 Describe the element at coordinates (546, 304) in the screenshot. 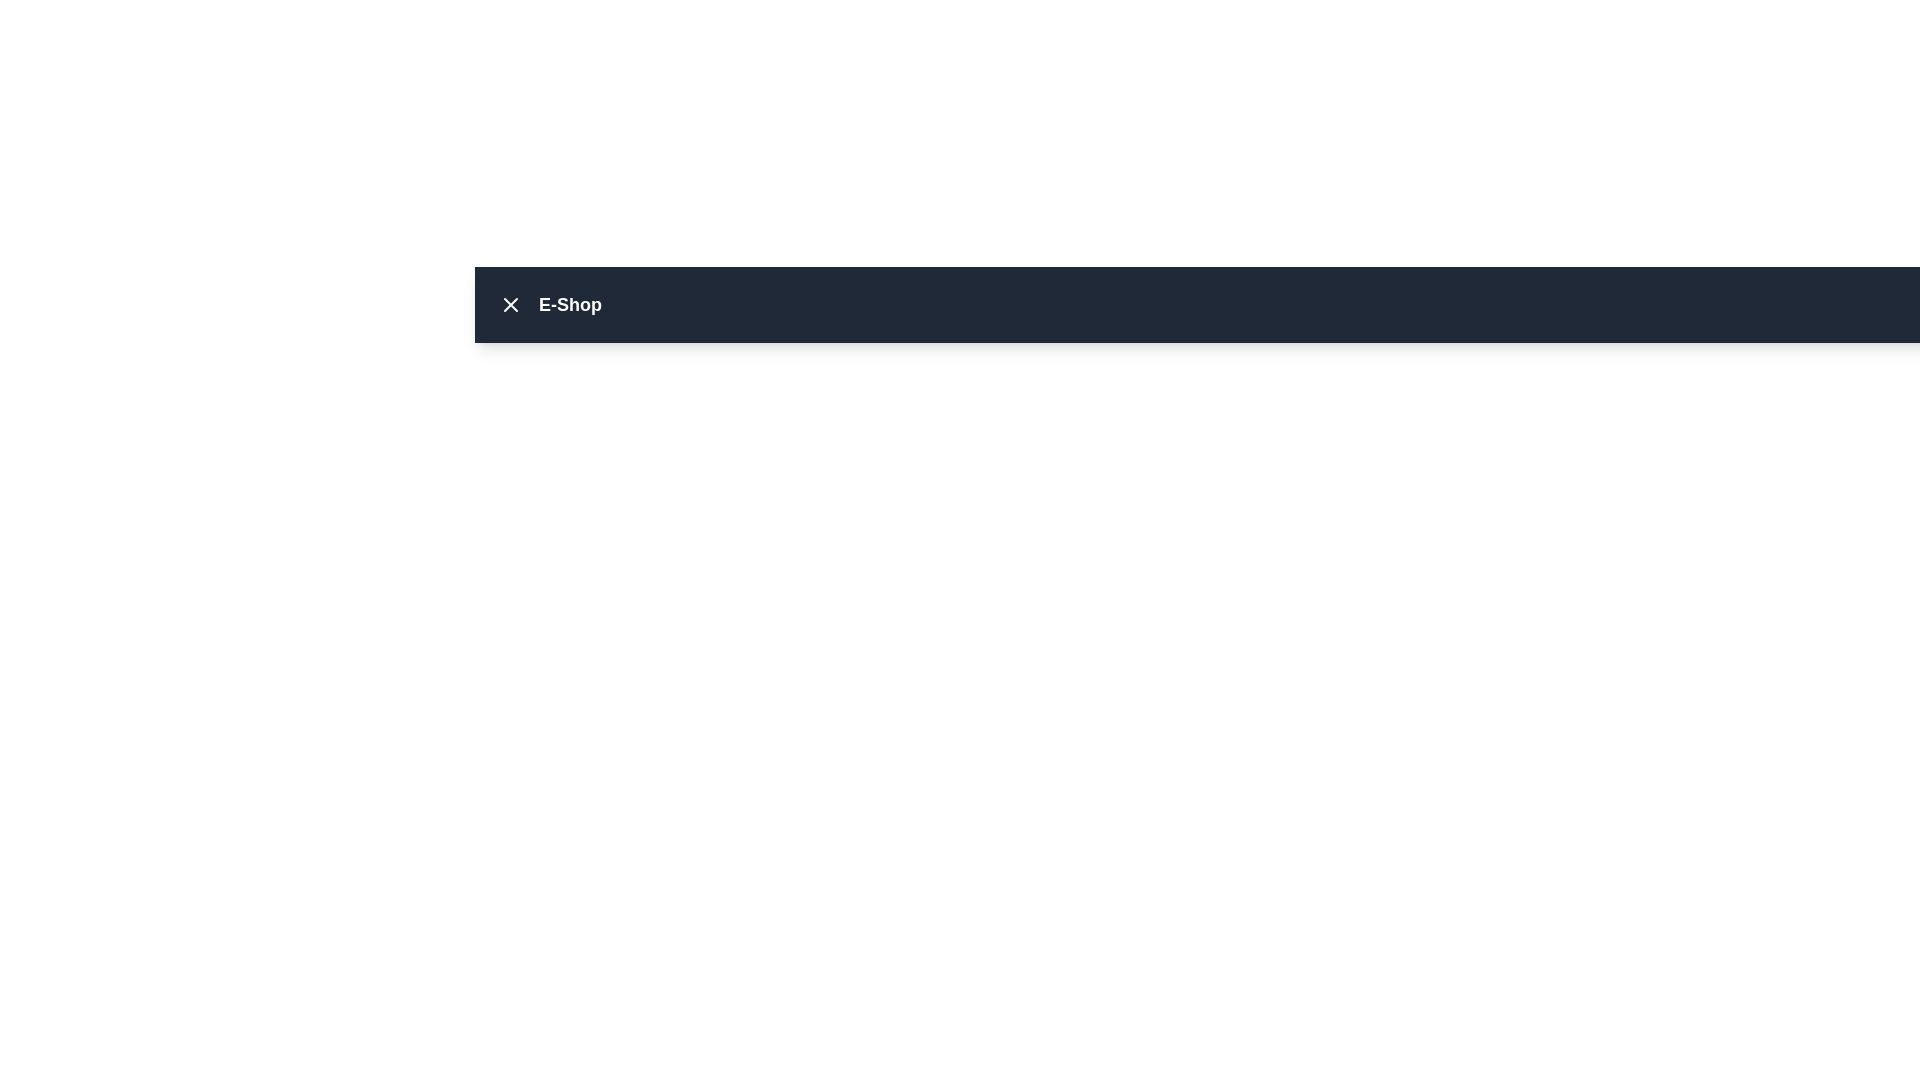

I see `the static text label located at the top-left section of the interface, which serves as the title or identifier for the application, adjacent to the 'X' icon` at that location.